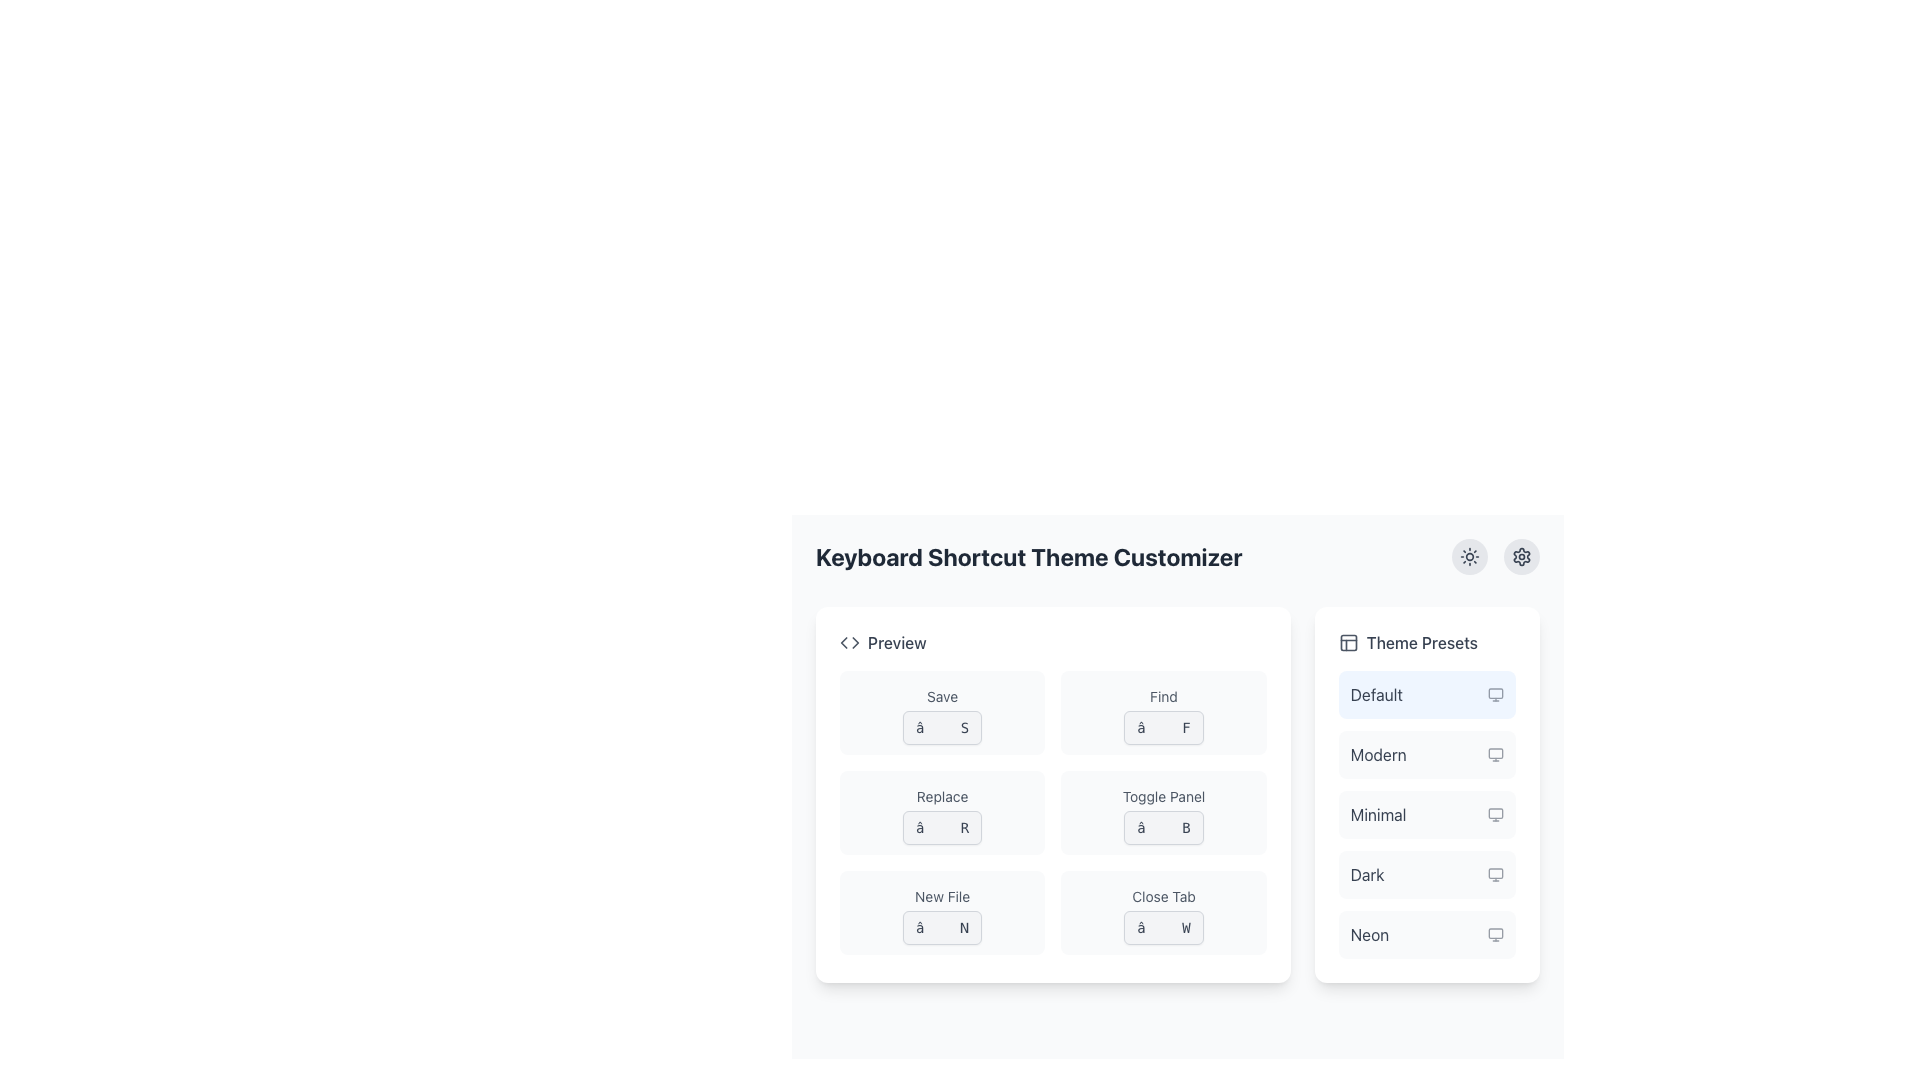  Describe the element at coordinates (1163, 913) in the screenshot. I see `text of the 'Close Tab' keyboard shortcut display card, which is the rightmost element in the bottom row of a grid layout under the label 'Preview'` at that location.